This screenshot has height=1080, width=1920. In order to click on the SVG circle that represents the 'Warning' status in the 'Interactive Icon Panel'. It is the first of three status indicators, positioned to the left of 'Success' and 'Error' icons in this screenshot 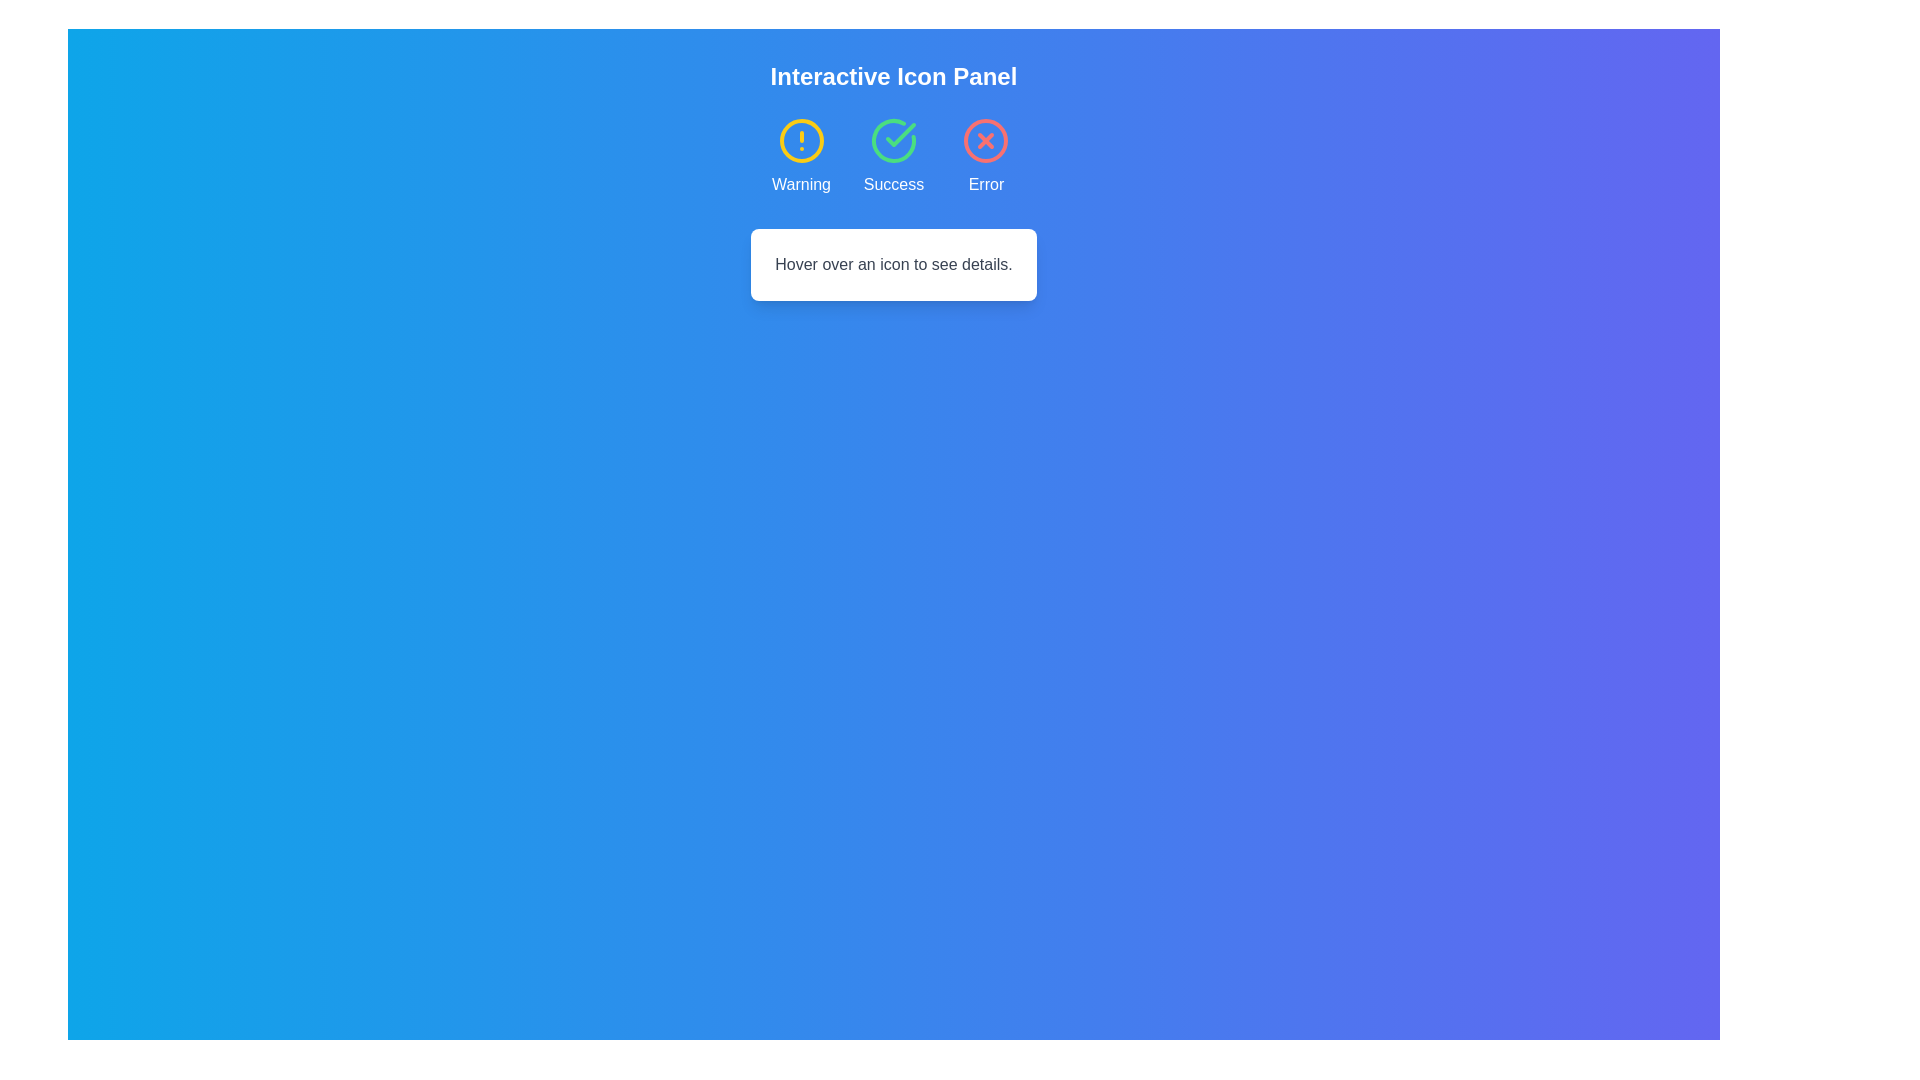, I will do `click(801, 140)`.